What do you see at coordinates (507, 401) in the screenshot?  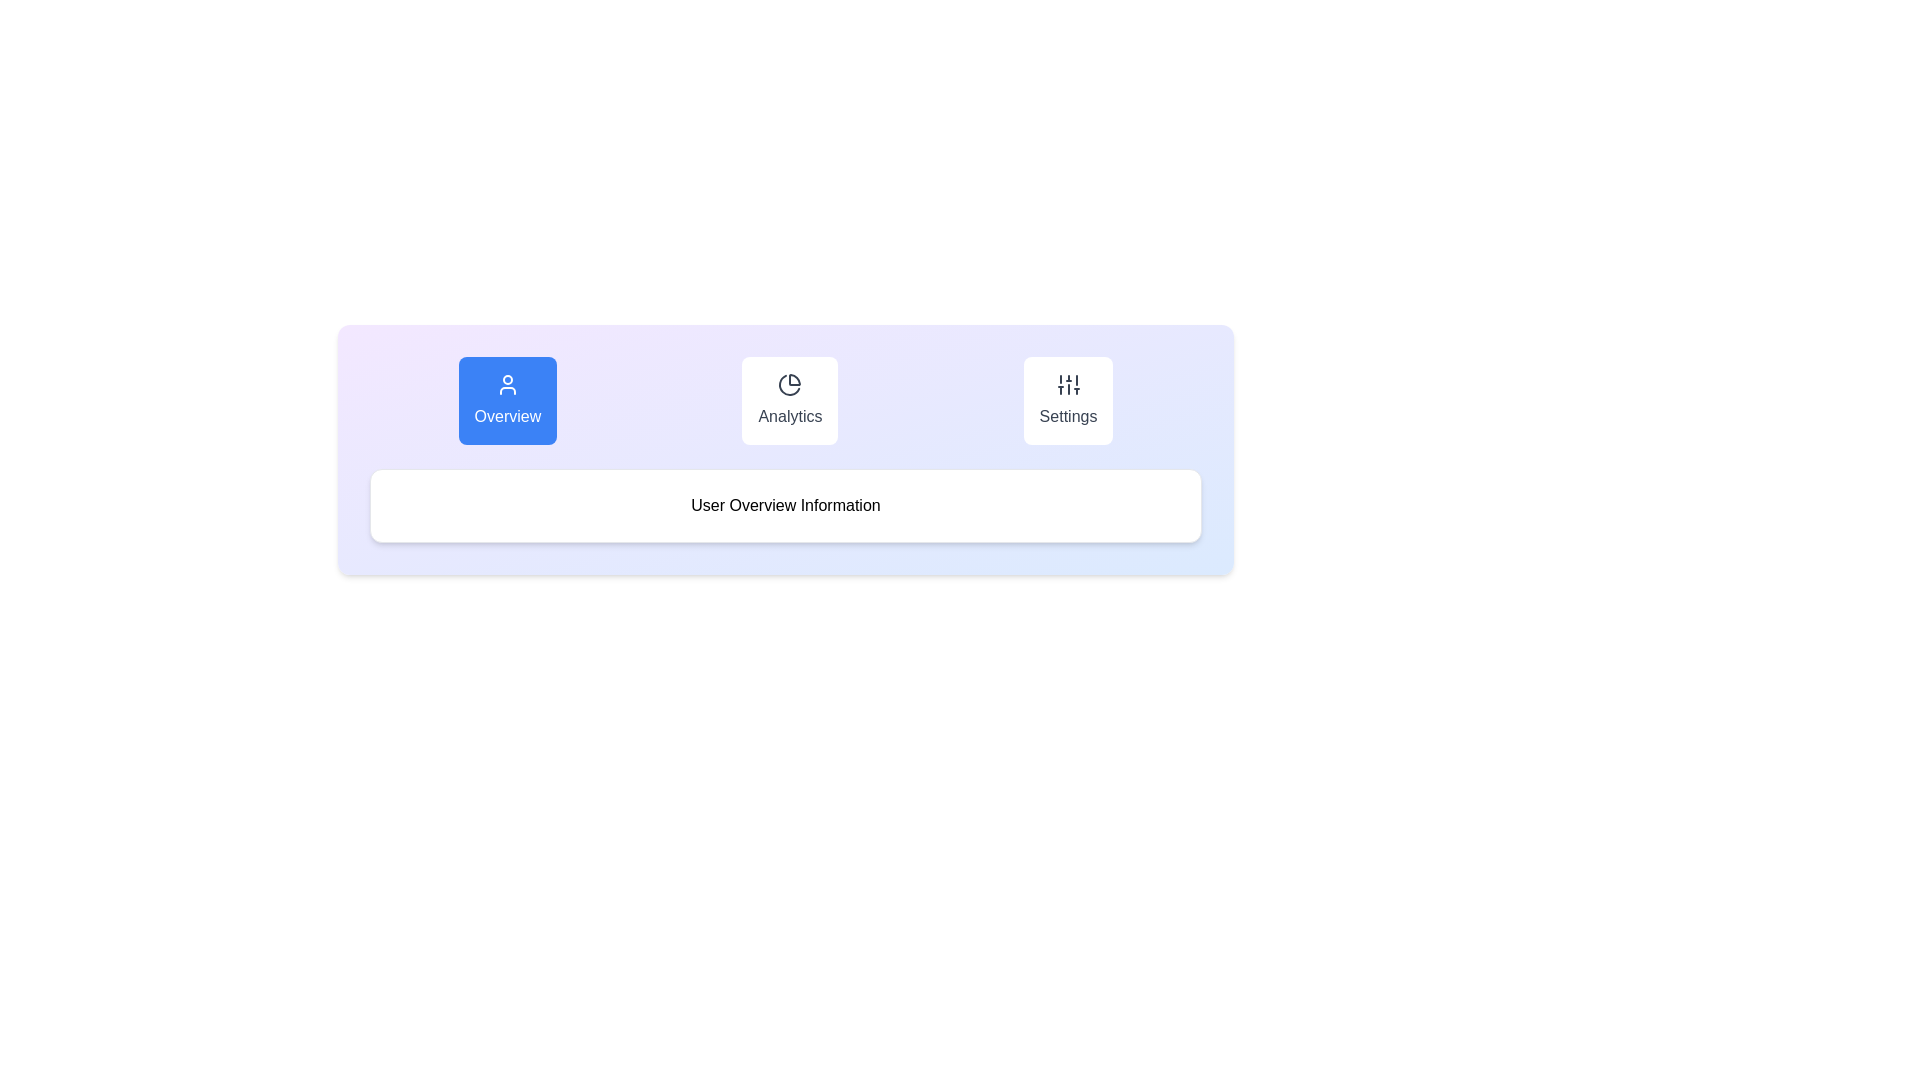 I see `the Overview tab by clicking on its corresponding button` at bounding box center [507, 401].